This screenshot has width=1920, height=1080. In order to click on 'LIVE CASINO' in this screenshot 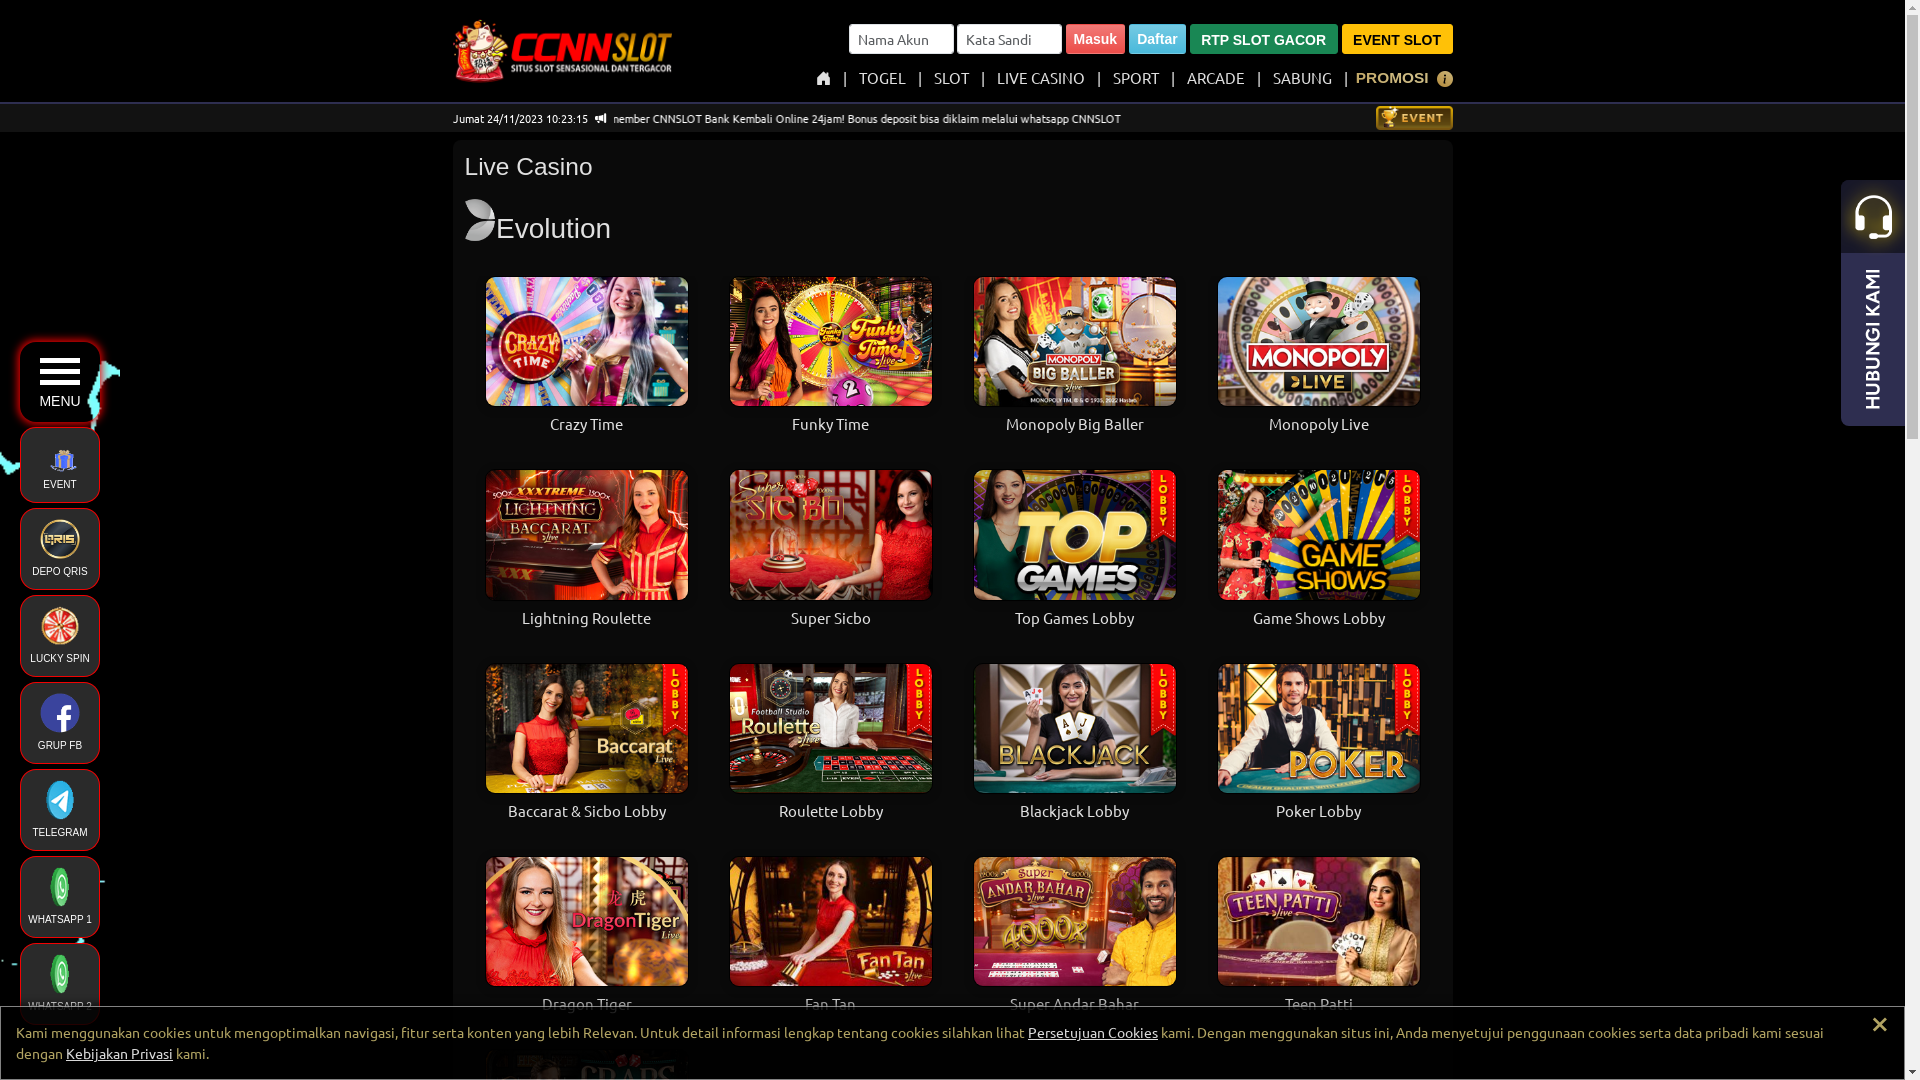, I will do `click(1040, 76)`.